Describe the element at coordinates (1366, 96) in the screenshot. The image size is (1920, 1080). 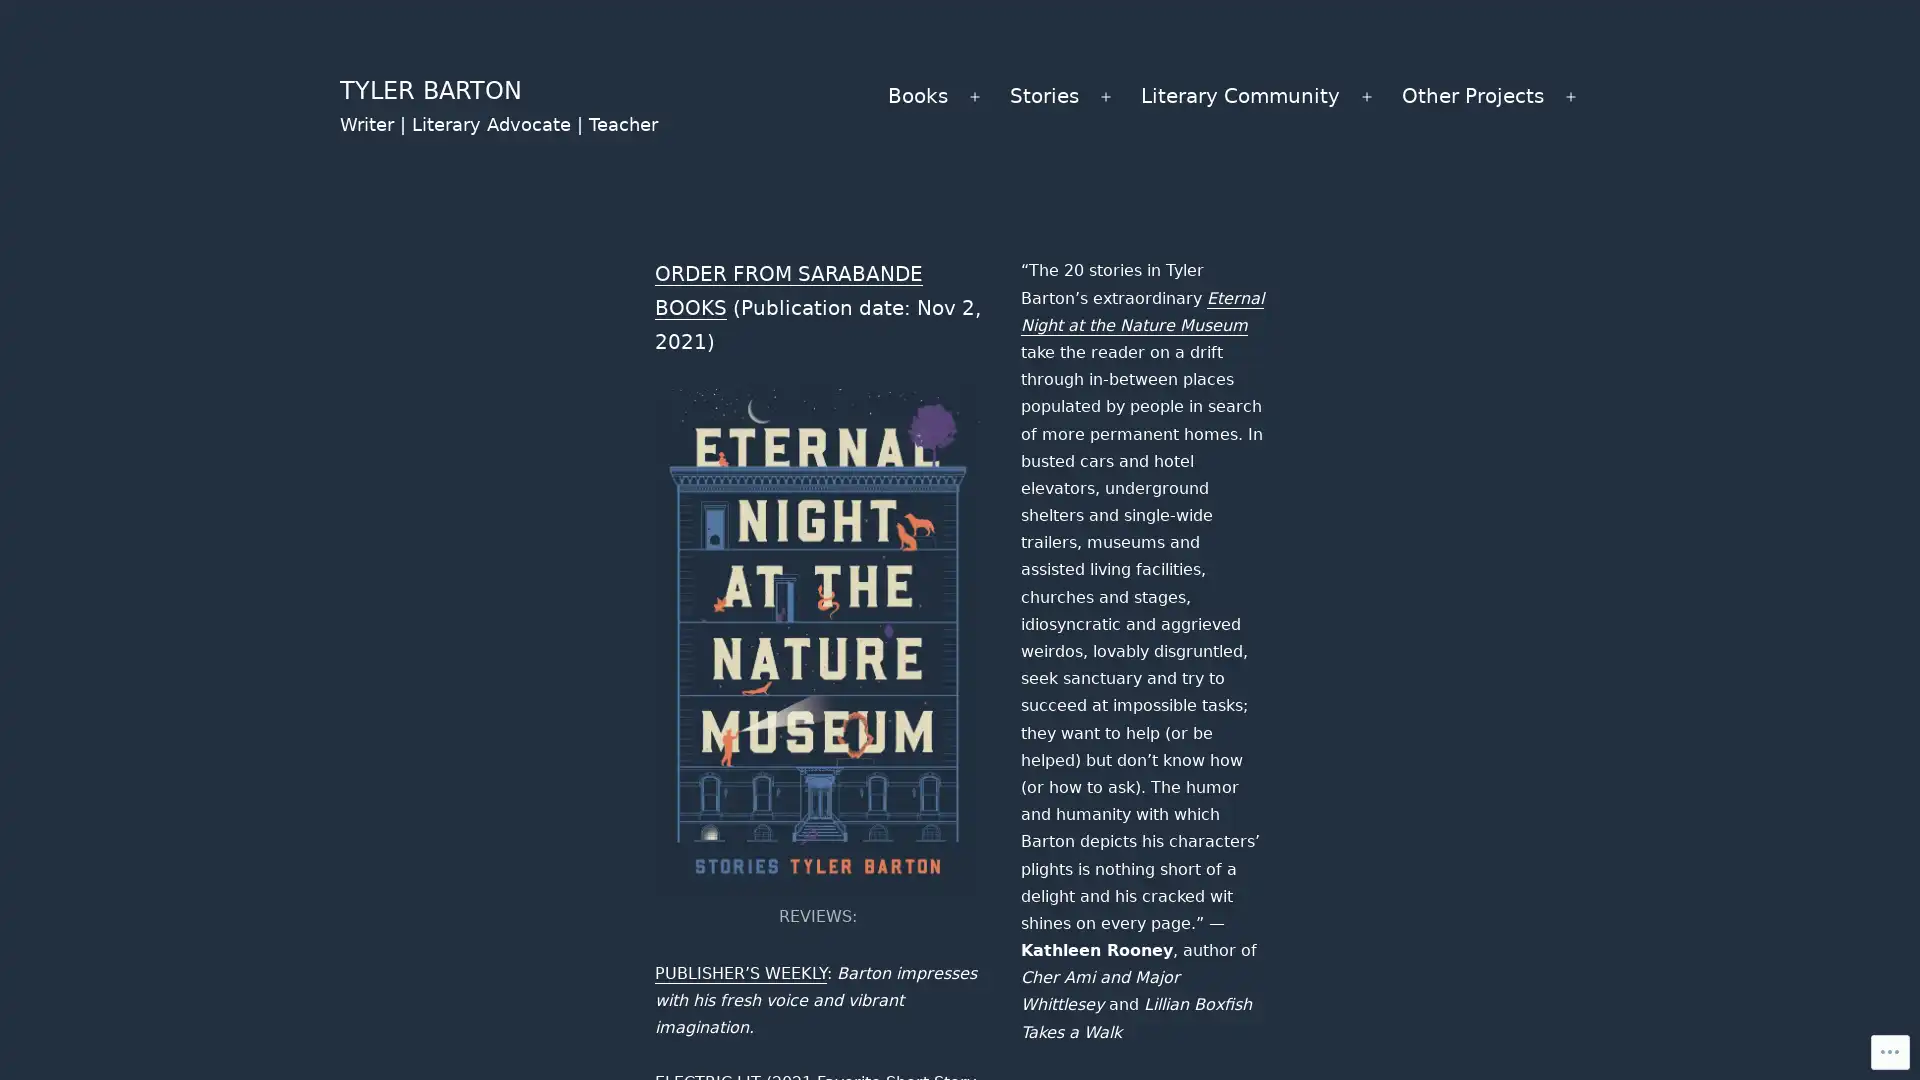
I see `Open menu` at that location.